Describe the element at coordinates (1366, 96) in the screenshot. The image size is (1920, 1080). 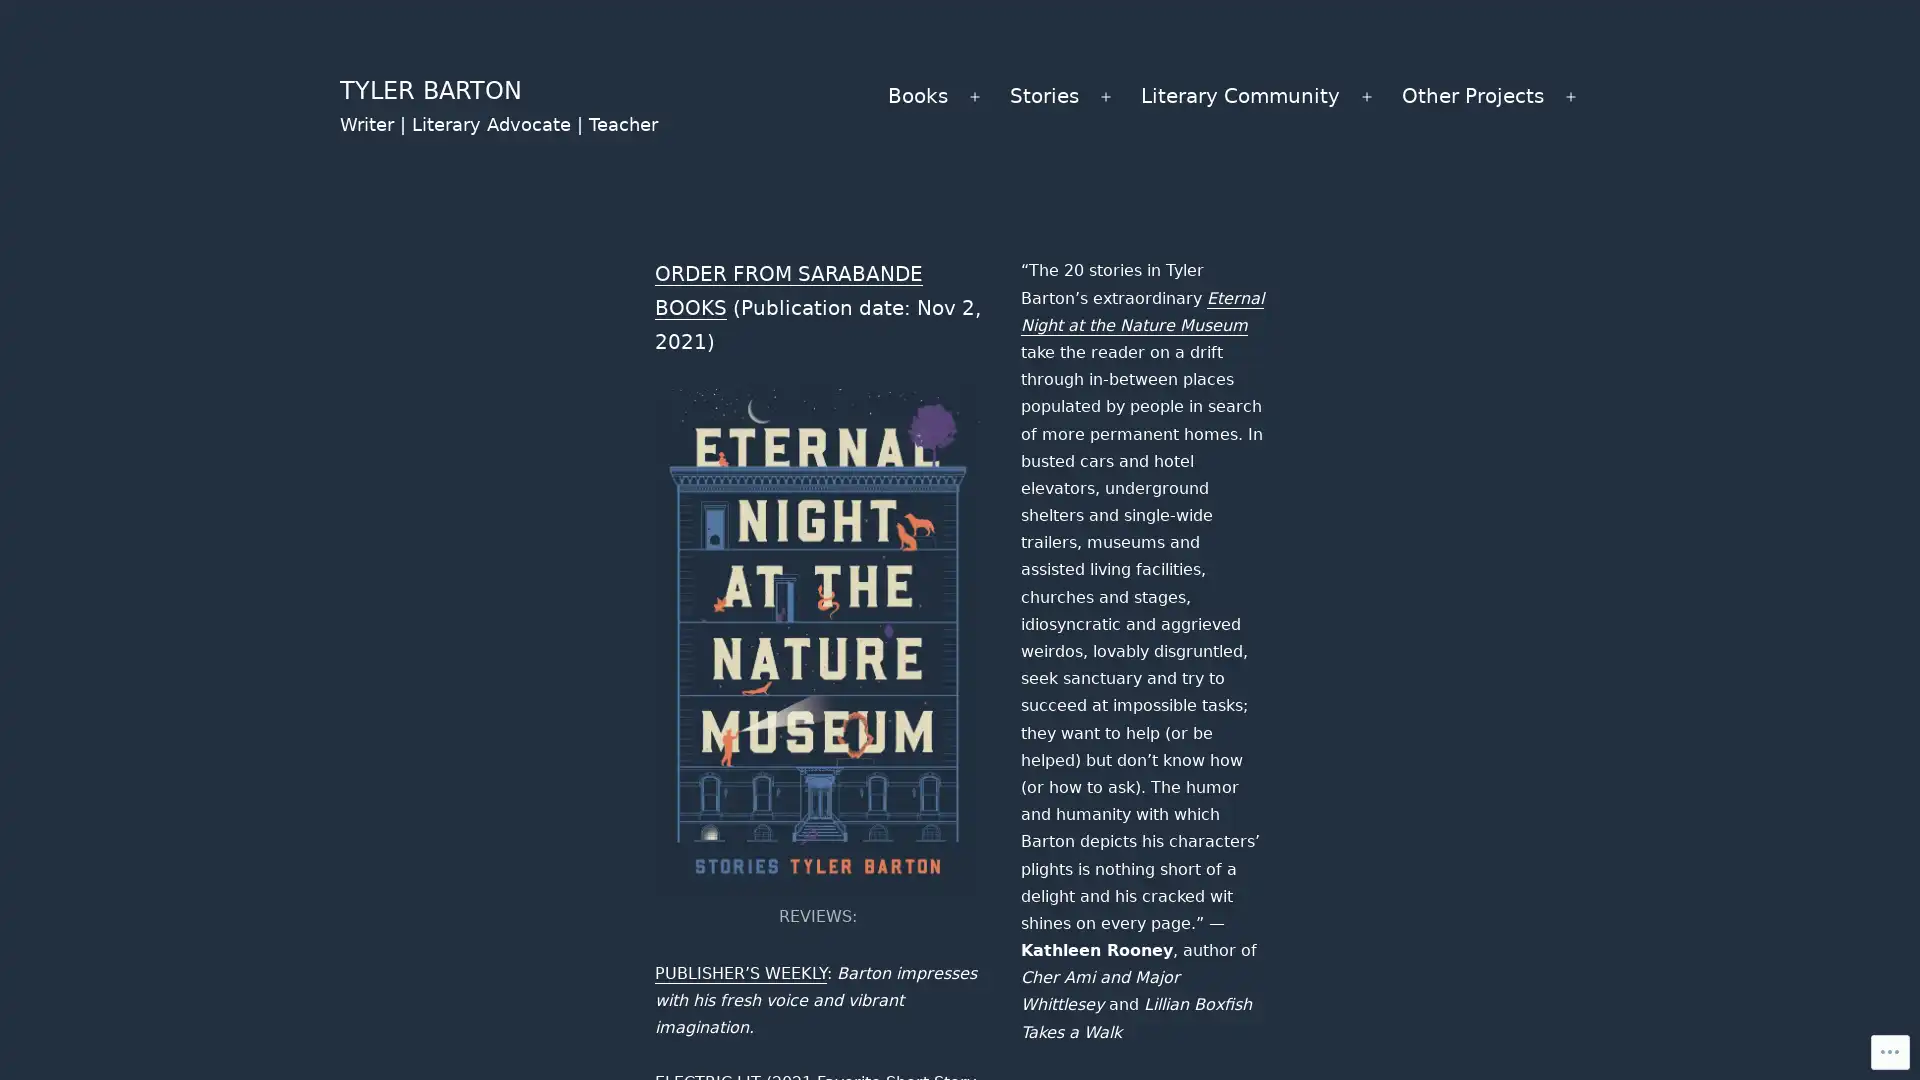
I see `Open menu` at that location.